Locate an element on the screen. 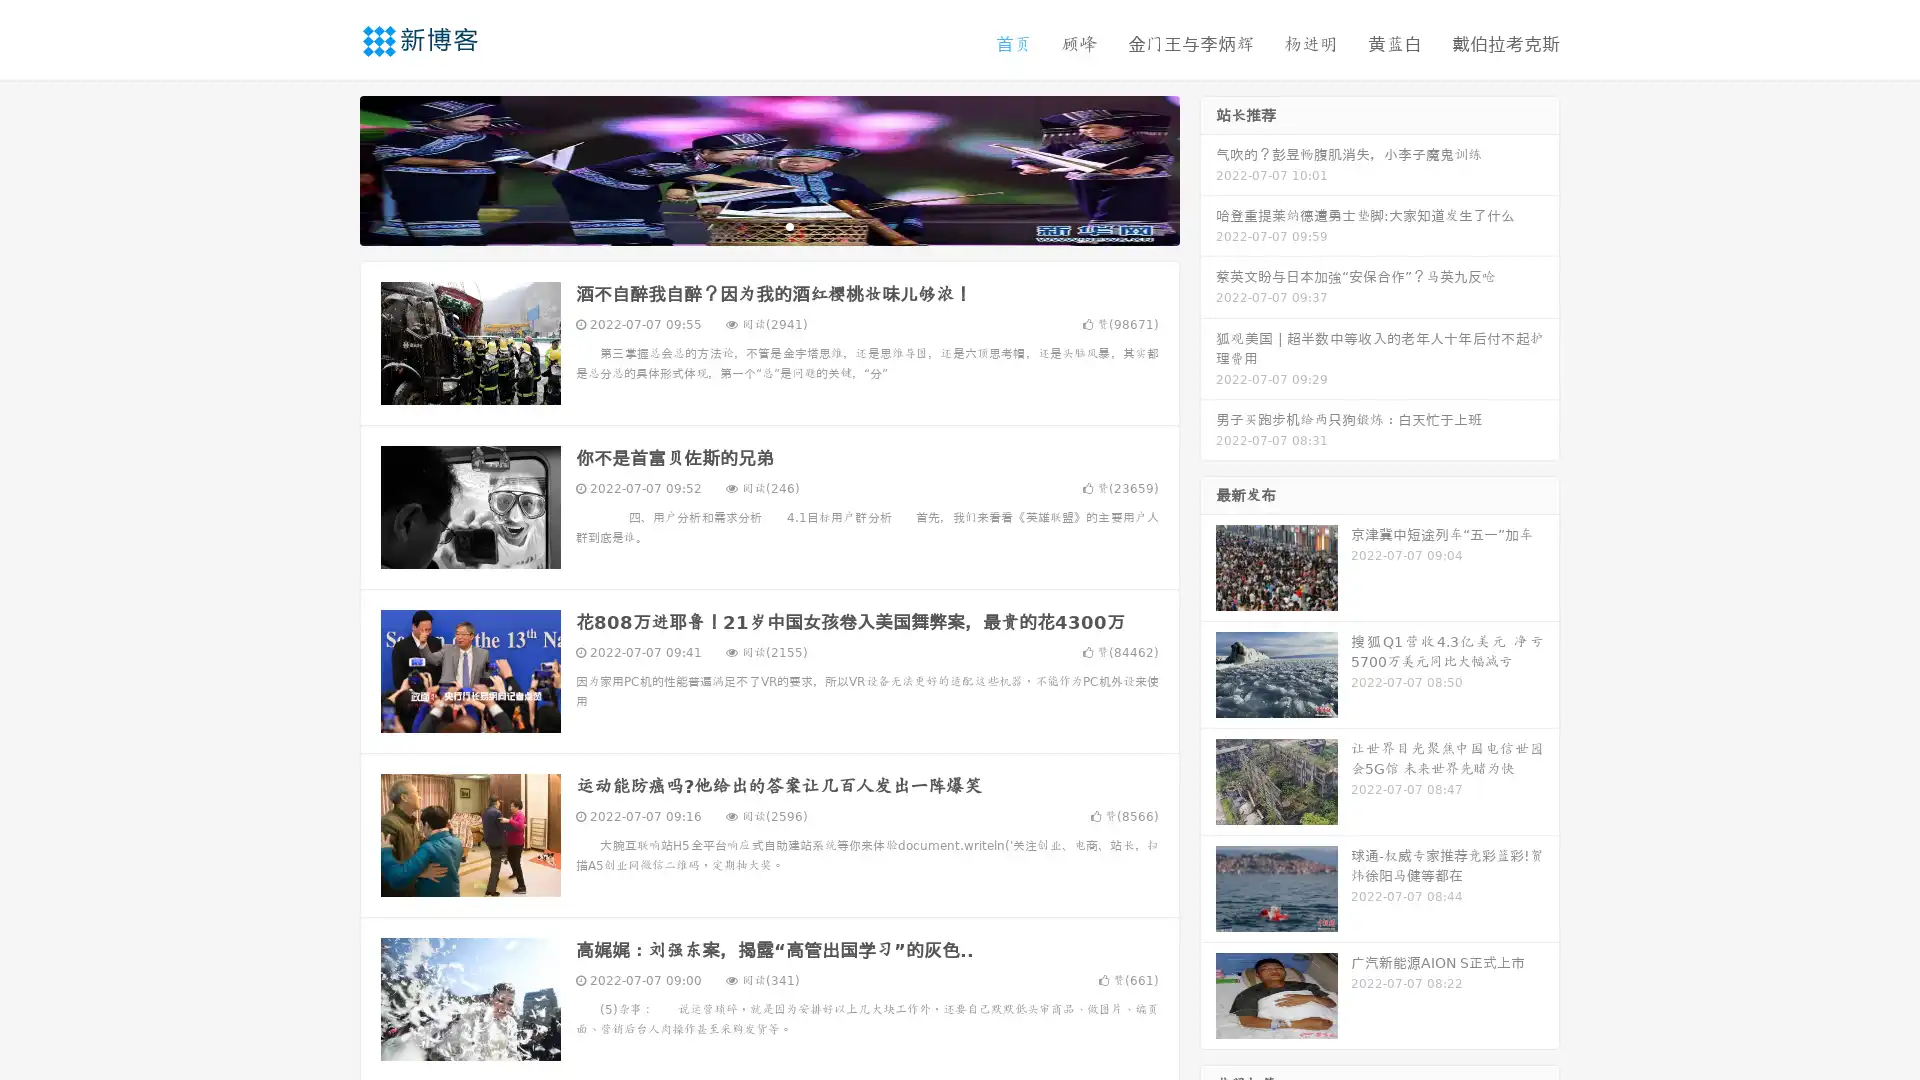 This screenshot has height=1080, width=1920. Next slide is located at coordinates (1208, 168).